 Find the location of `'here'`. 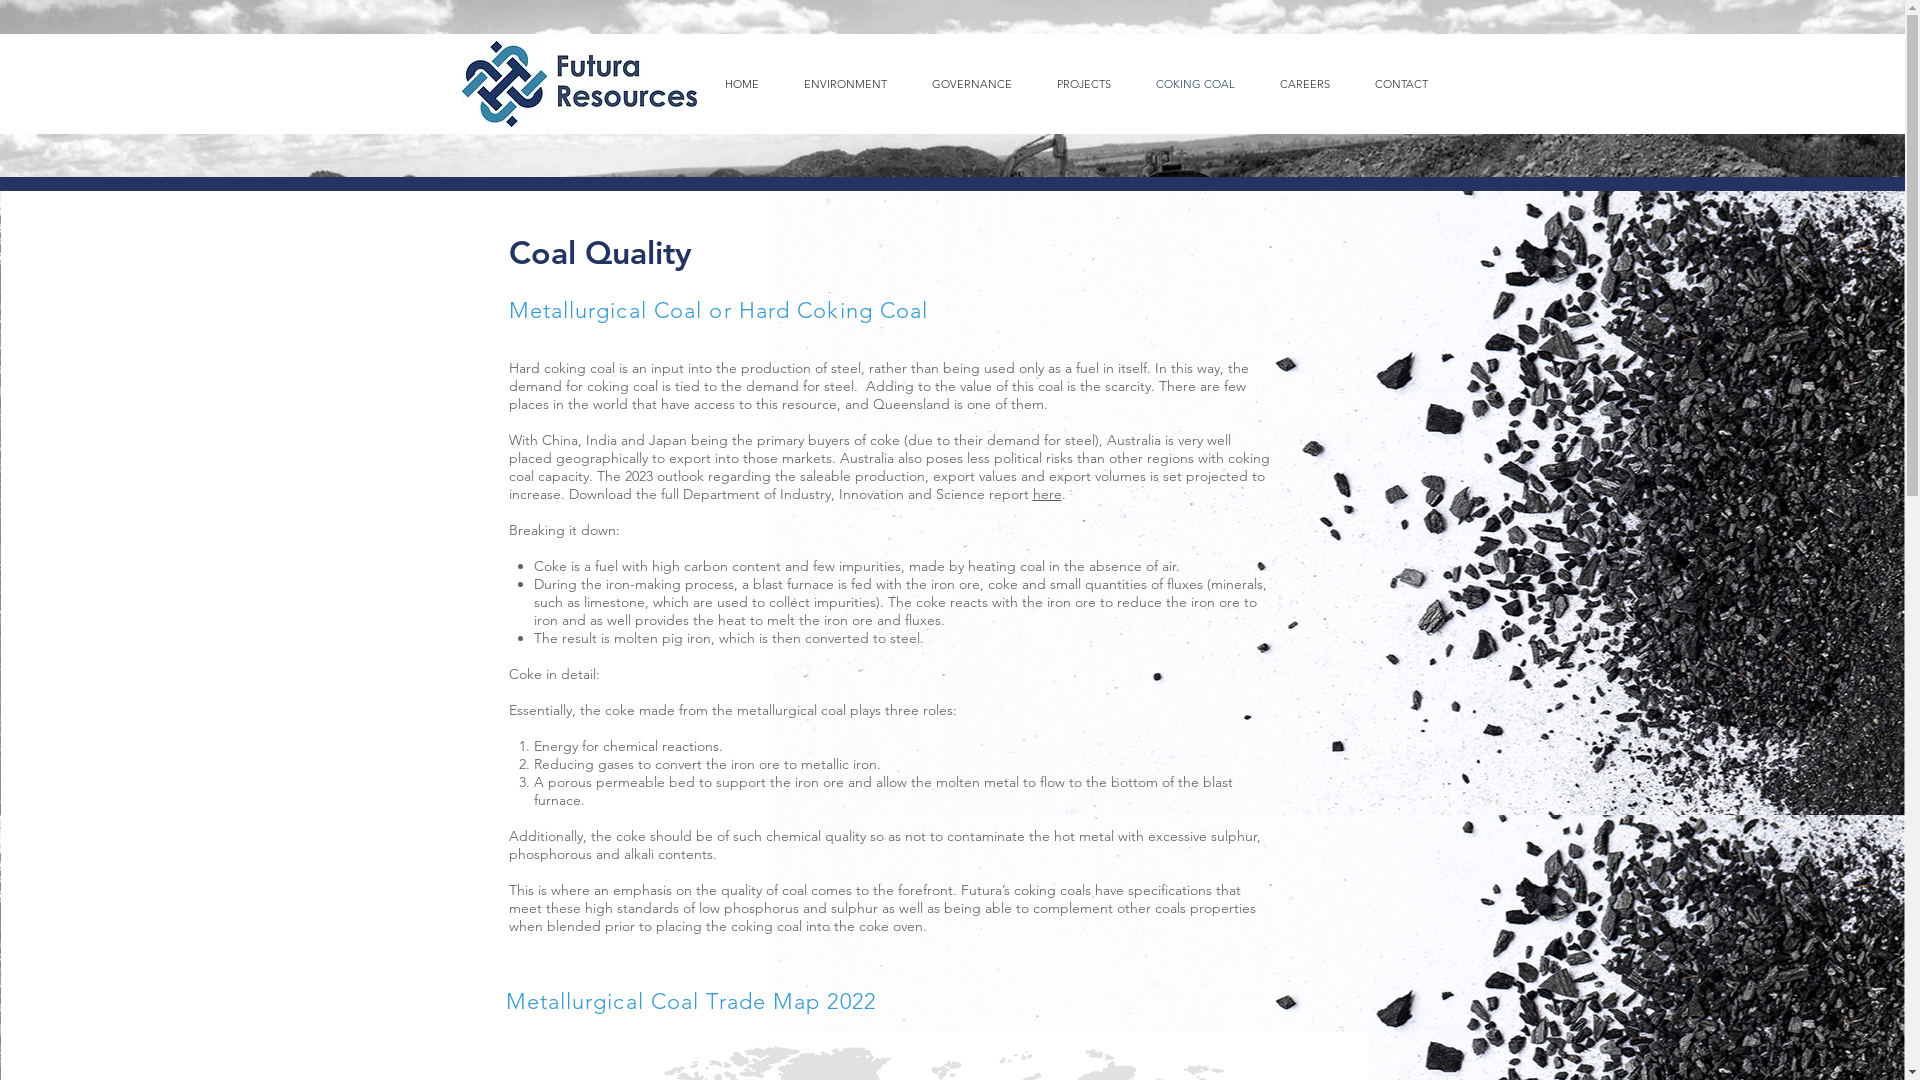

'here' is located at coordinates (1045, 493).